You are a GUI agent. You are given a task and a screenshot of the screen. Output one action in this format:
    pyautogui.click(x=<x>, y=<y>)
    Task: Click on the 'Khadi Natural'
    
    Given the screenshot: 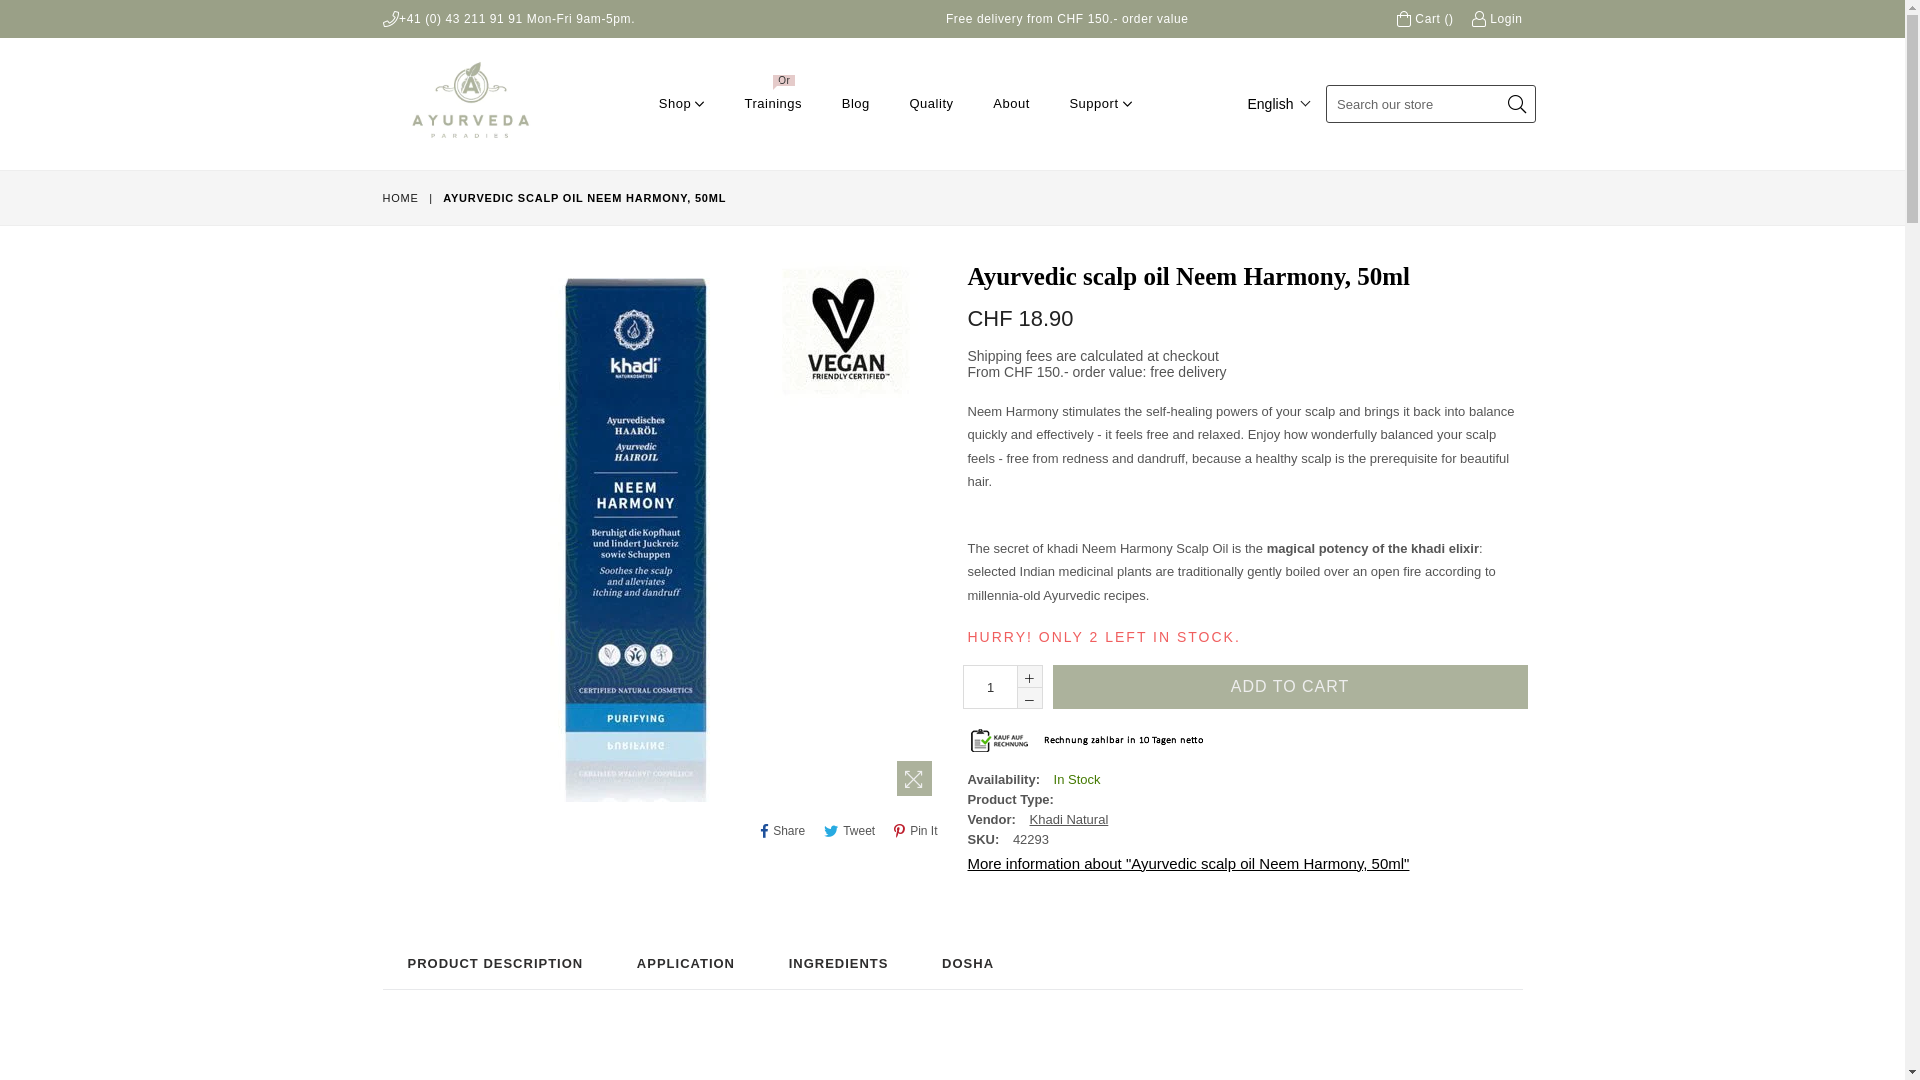 What is the action you would take?
    pyautogui.click(x=1030, y=819)
    